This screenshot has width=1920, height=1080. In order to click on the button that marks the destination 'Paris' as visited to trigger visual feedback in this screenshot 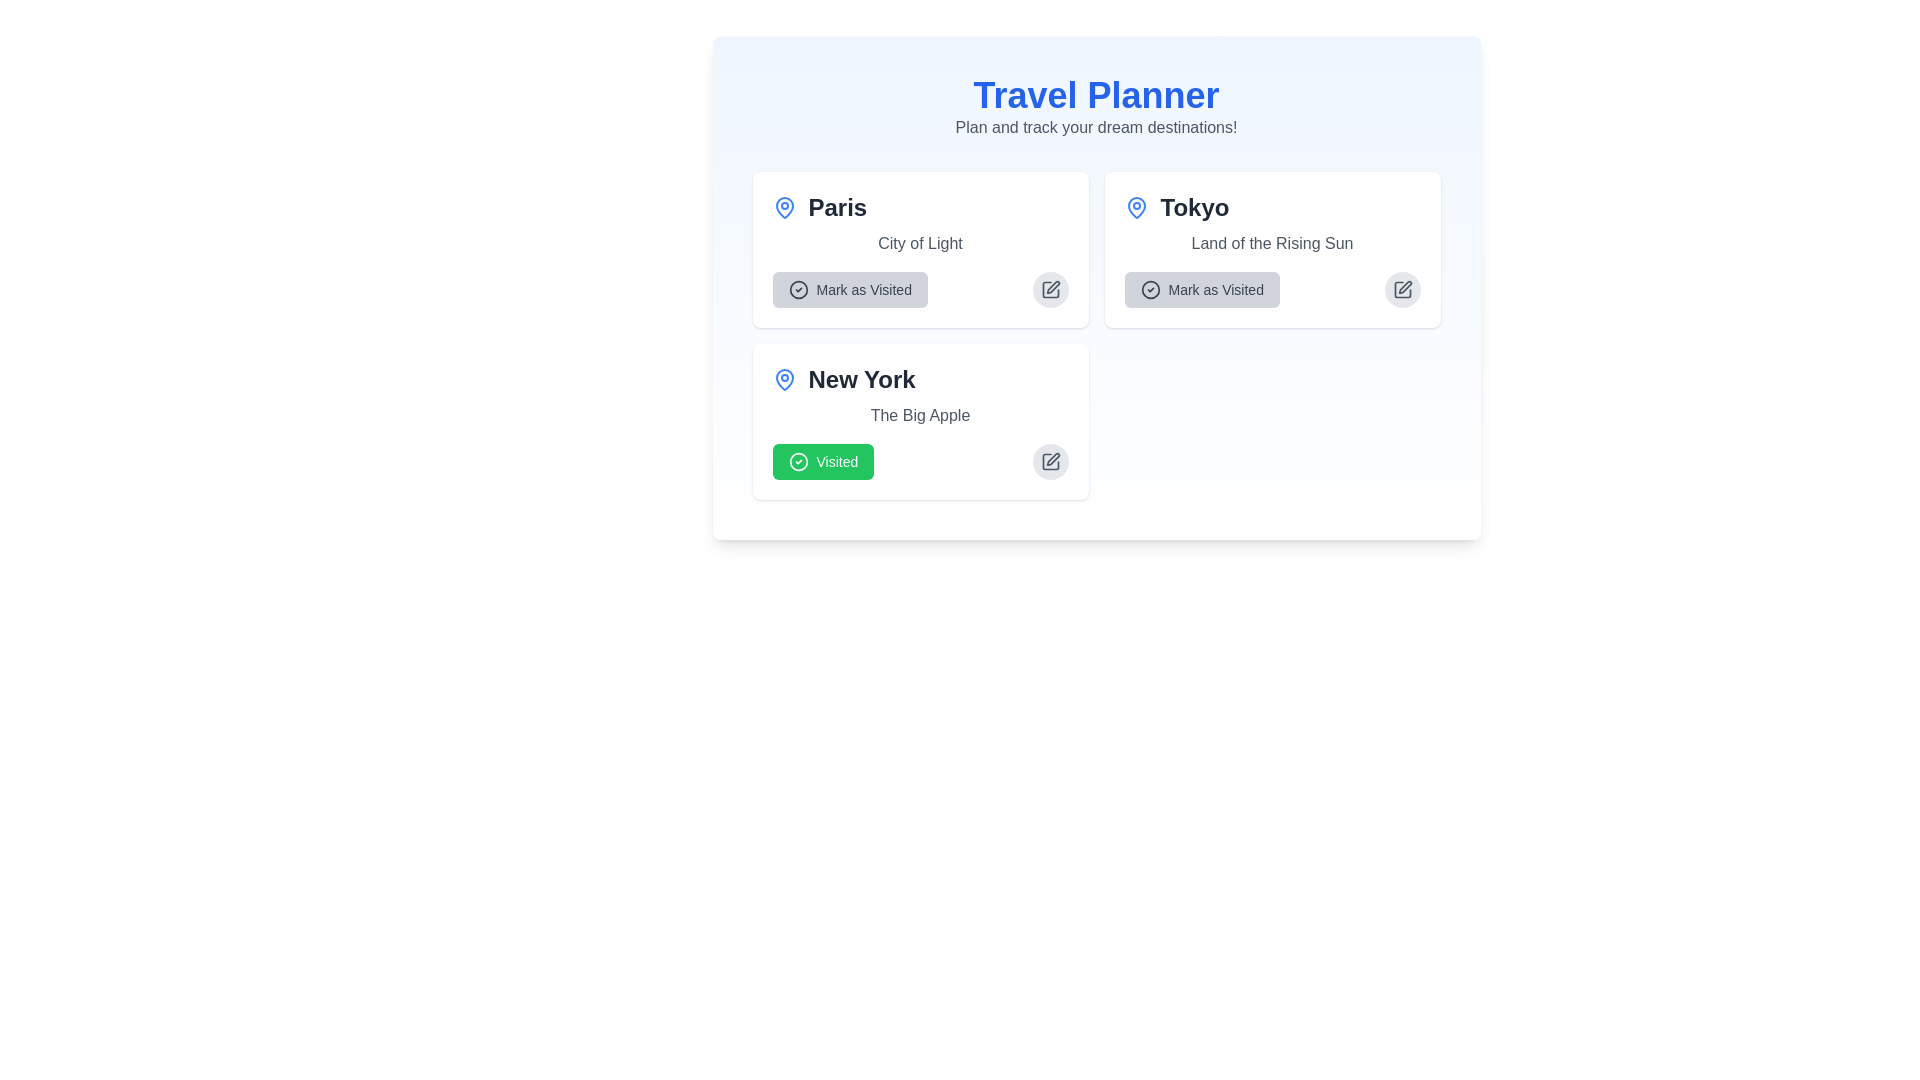, I will do `click(919, 289)`.